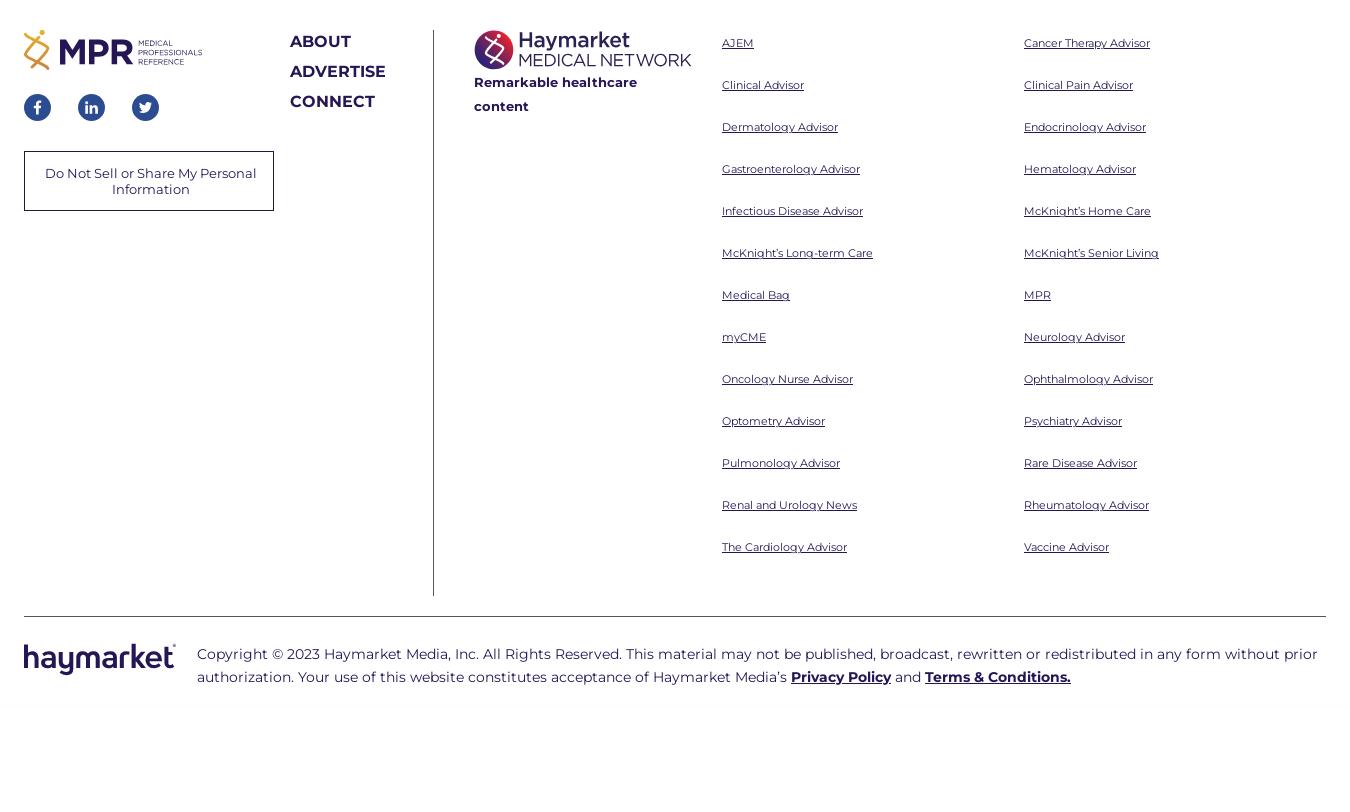 This screenshot has height=812, width=1350. Describe the element at coordinates (742, 64) in the screenshot. I see `'myCME'` at that location.